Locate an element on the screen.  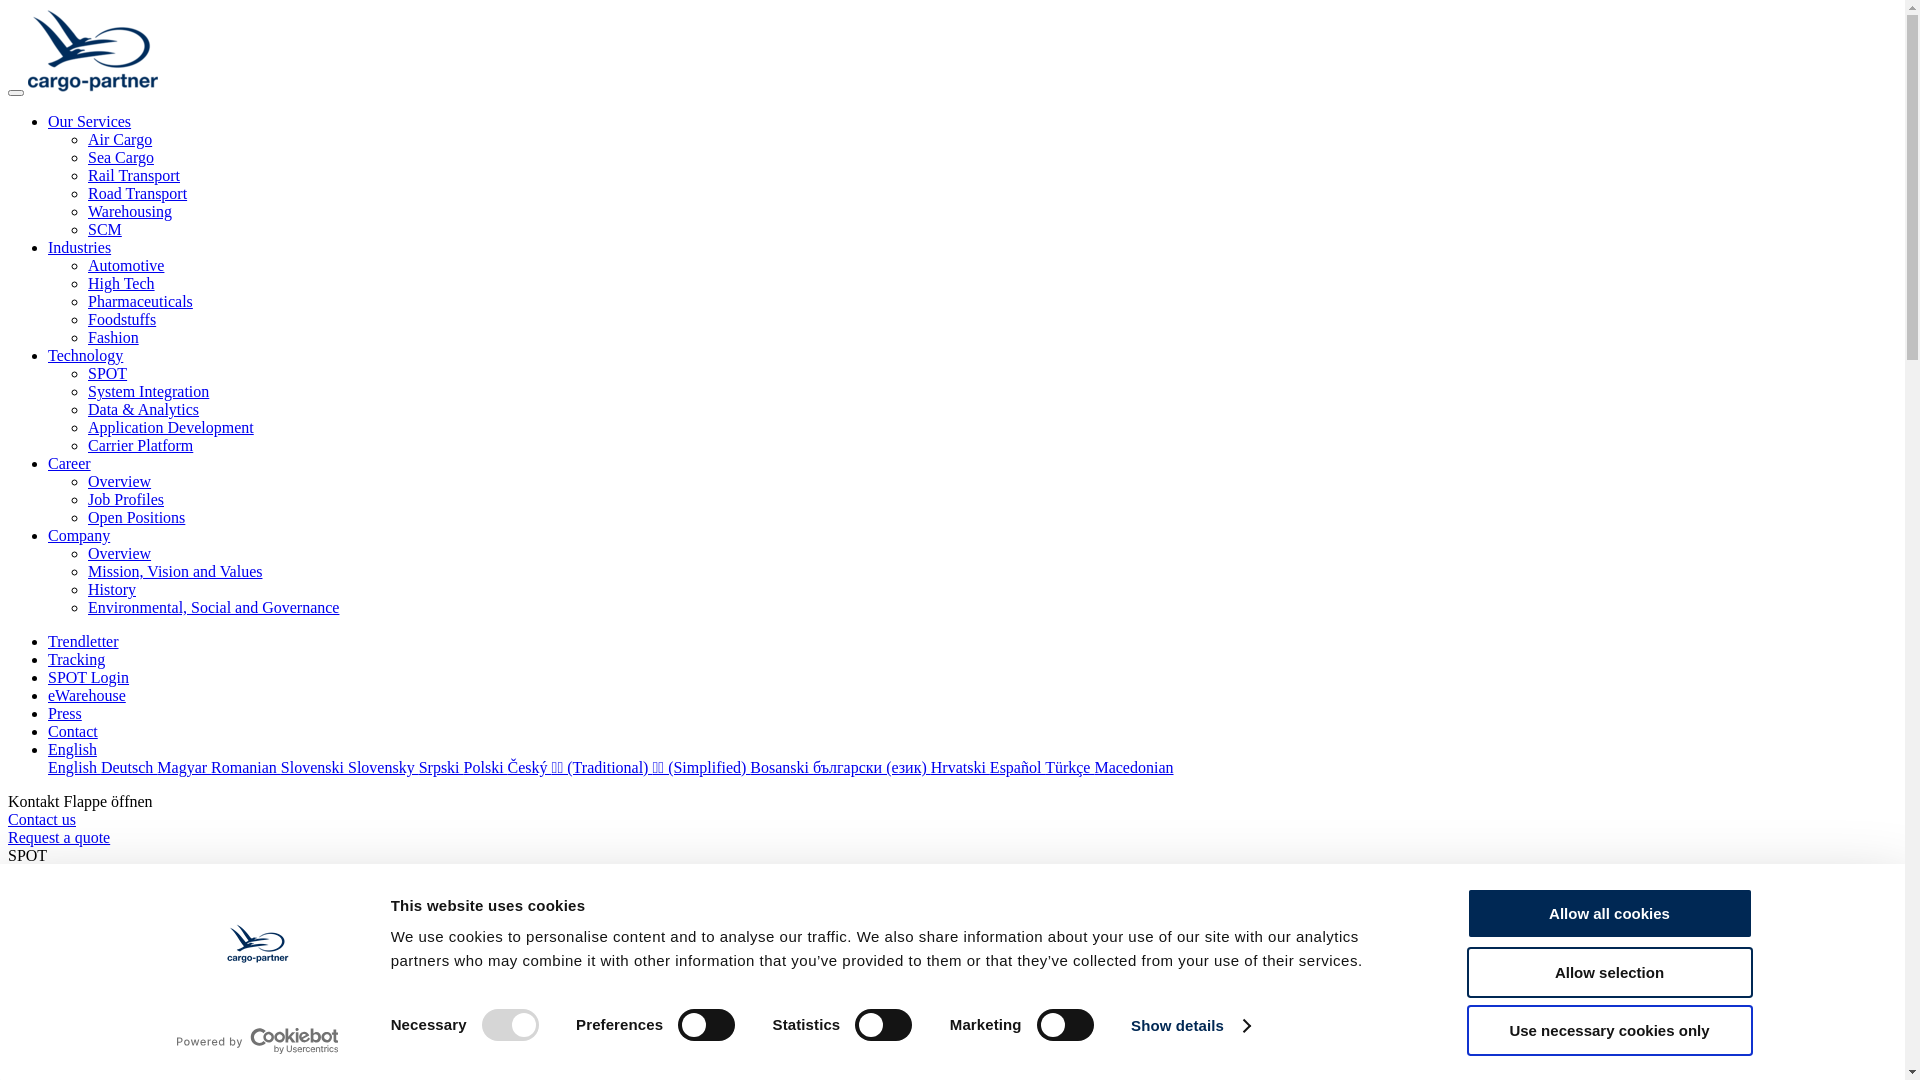
'Sea Cargo' is located at coordinates (119, 156).